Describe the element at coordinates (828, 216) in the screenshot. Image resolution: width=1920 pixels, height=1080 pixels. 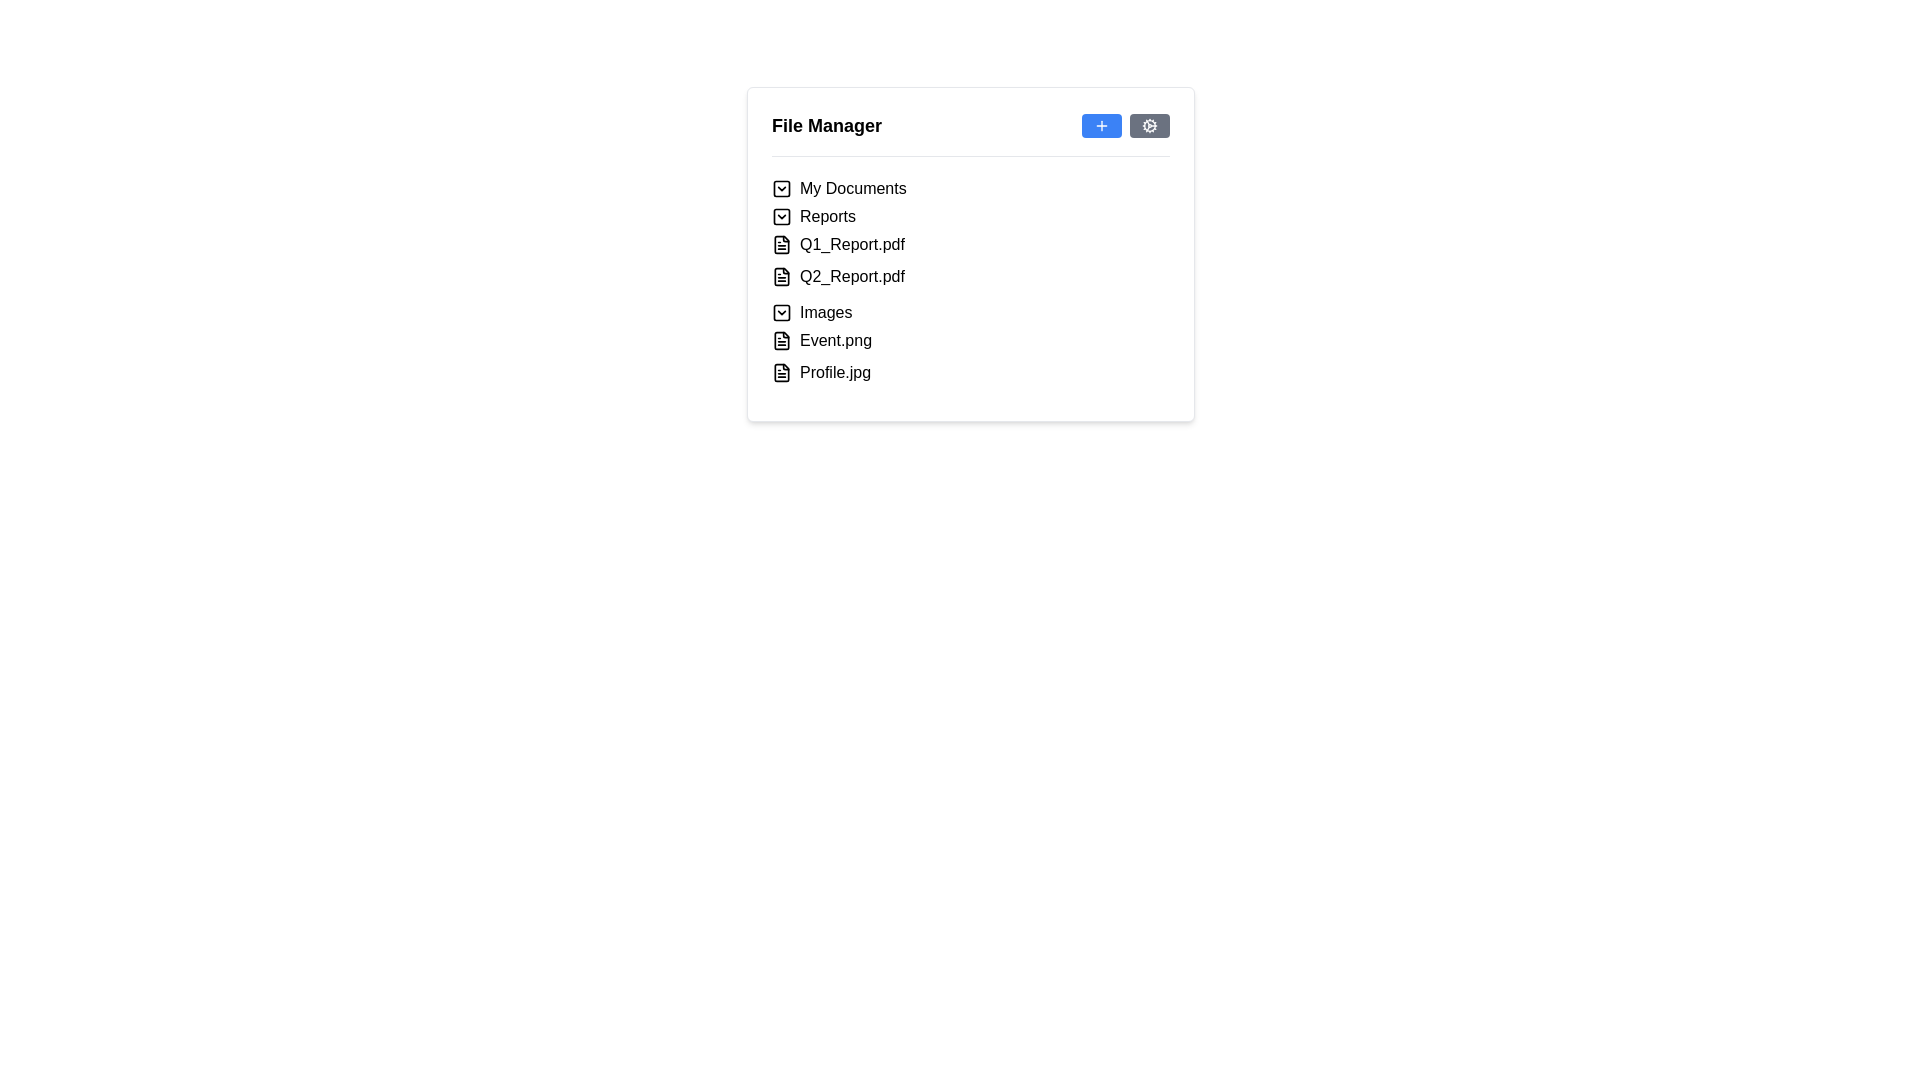
I see `the clickable label 'Reports' to expand or collapse the folder within the file manager` at that location.